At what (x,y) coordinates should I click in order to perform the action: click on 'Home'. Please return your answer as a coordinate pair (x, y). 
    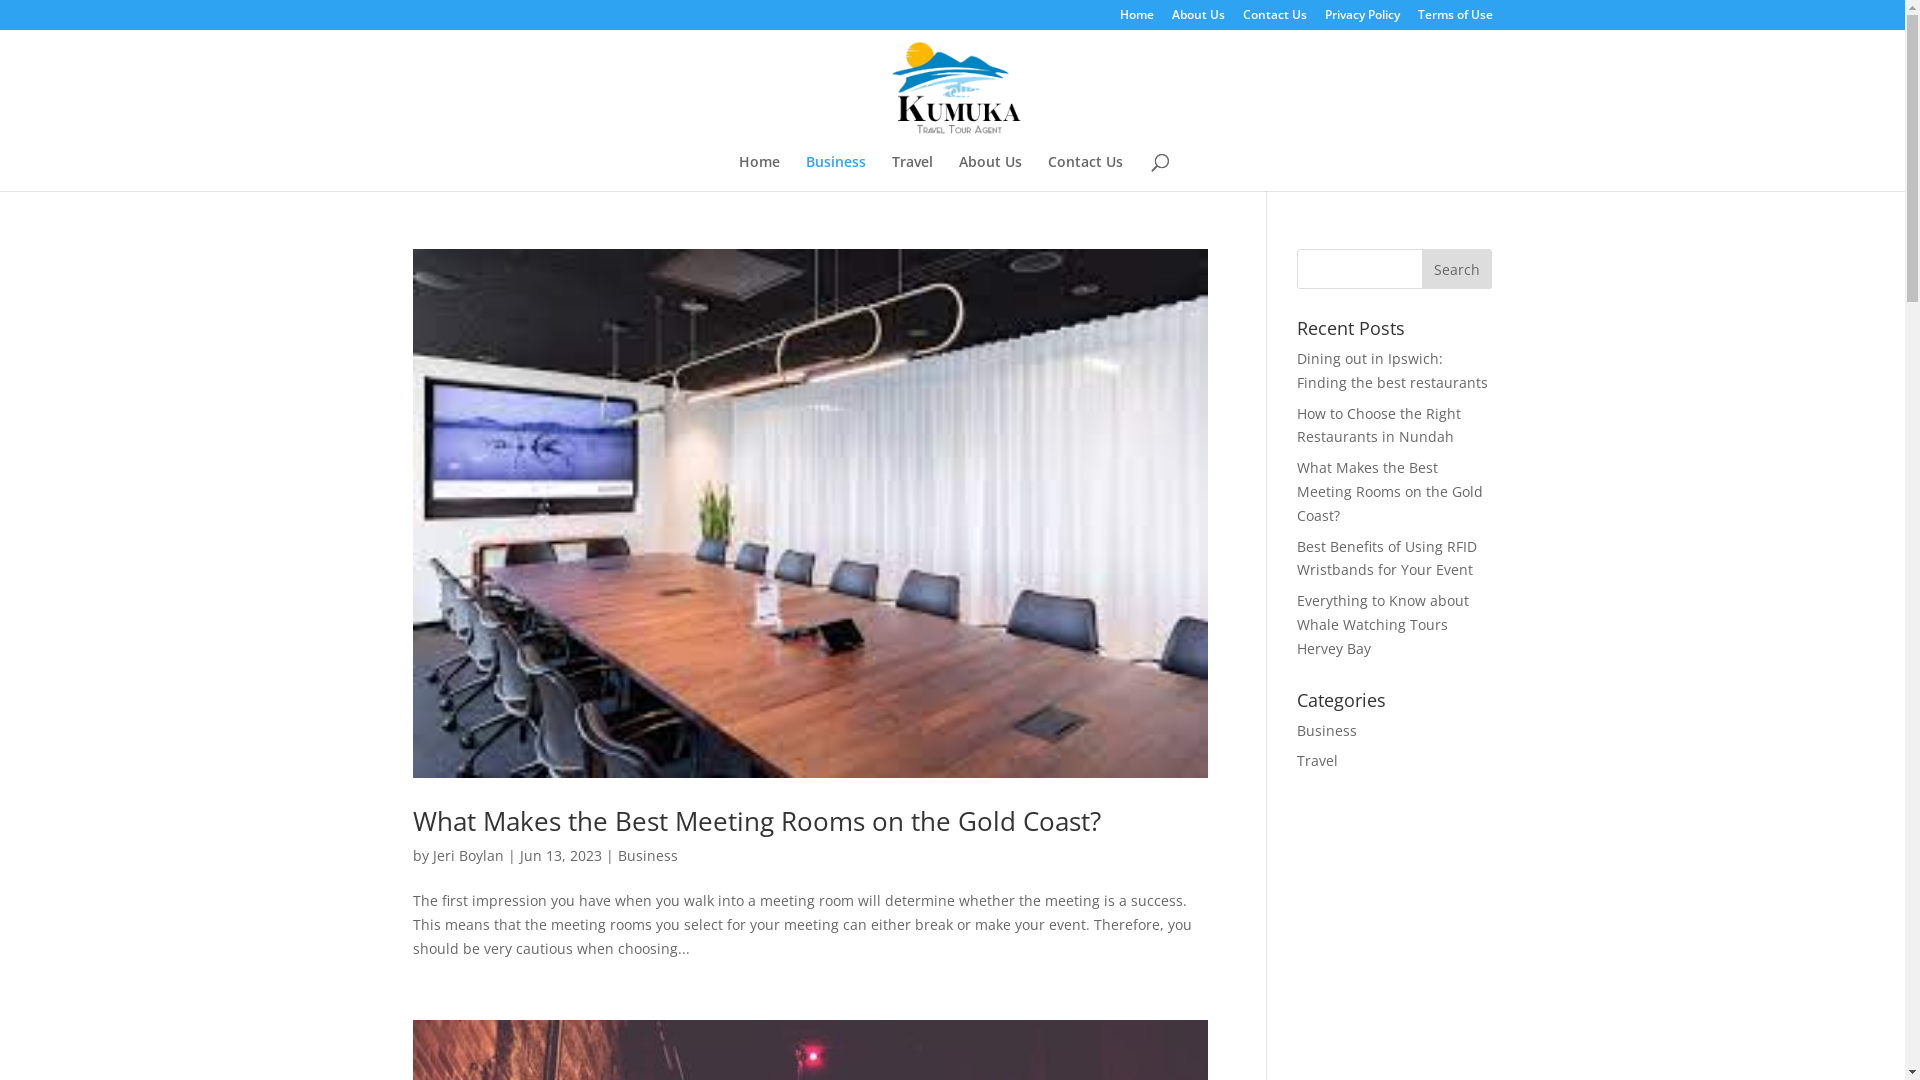
    Looking at the image, I should click on (1137, 19).